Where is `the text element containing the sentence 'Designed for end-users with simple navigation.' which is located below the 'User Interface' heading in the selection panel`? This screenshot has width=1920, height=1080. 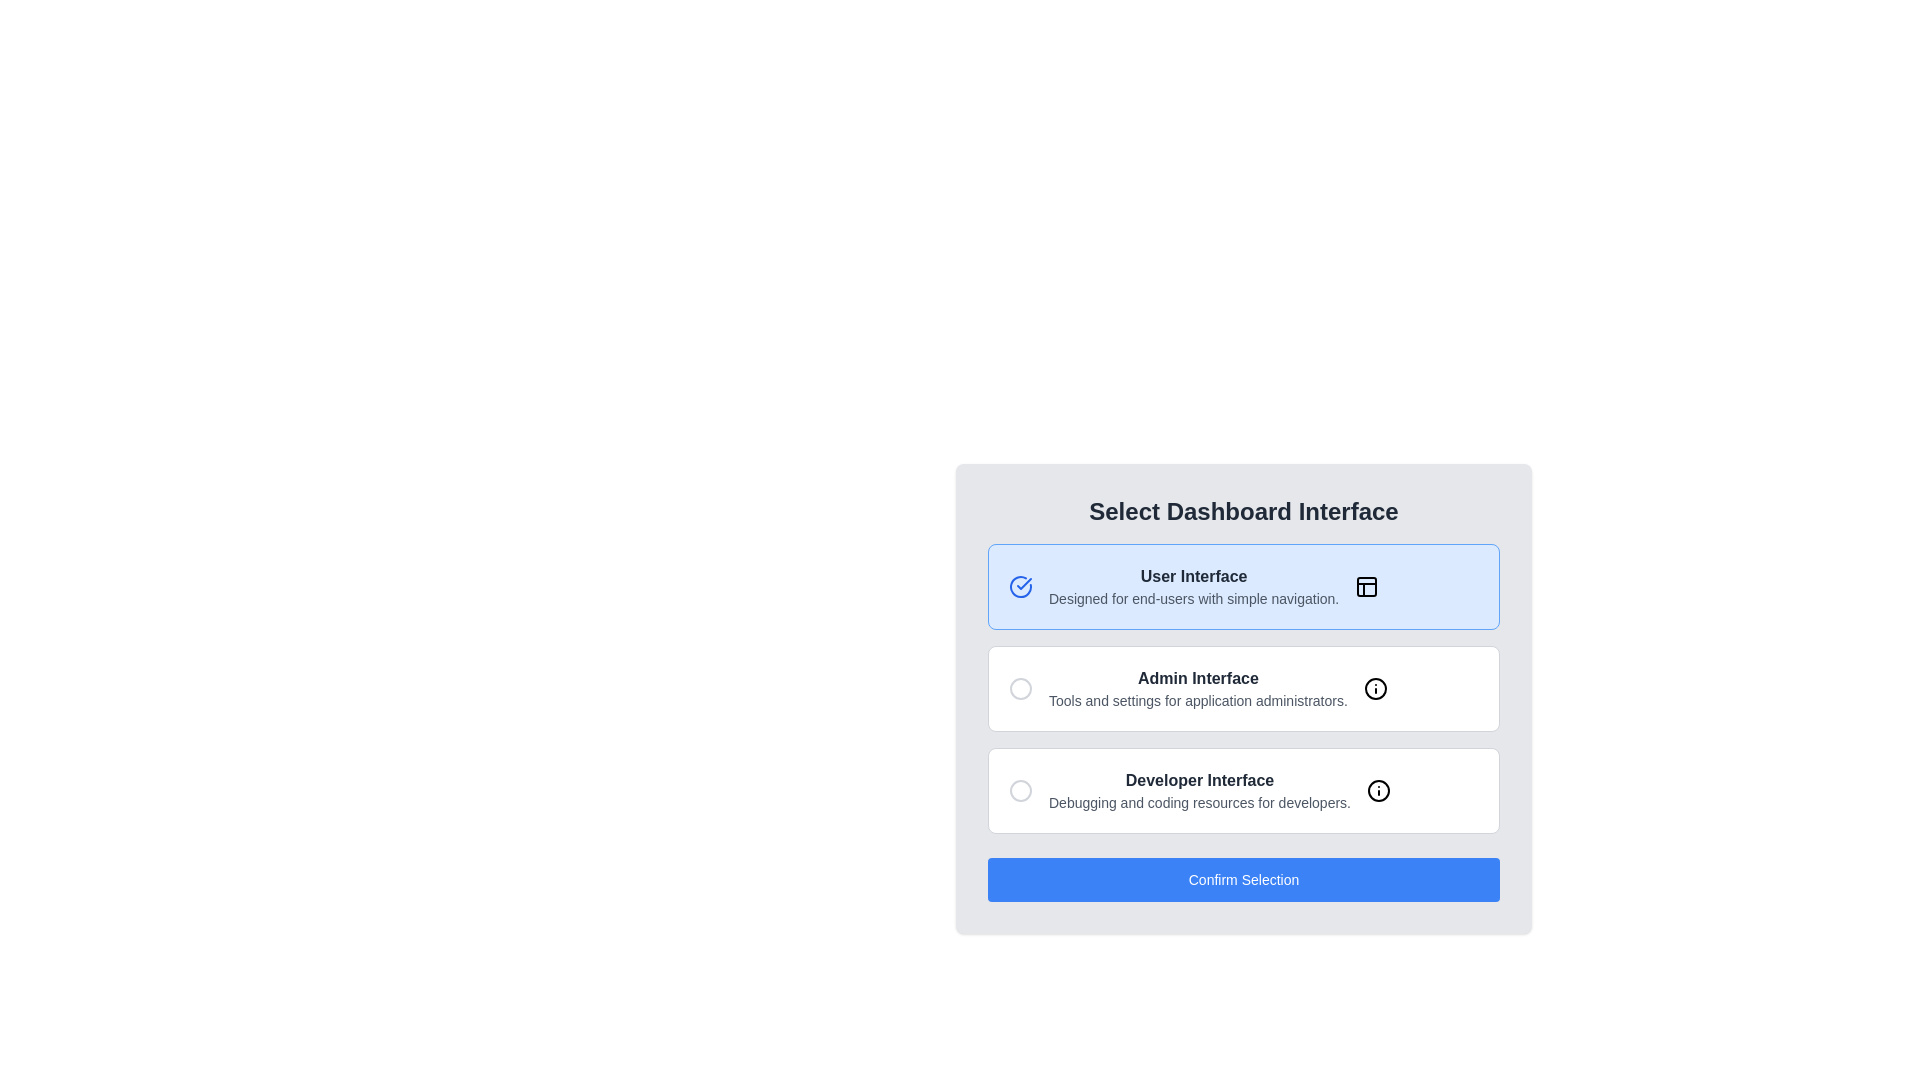
the text element containing the sentence 'Designed for end-users with simple navigation.' which is located below the 'User Interface' heading in the selection panel is located at coordinates (1194, 597).